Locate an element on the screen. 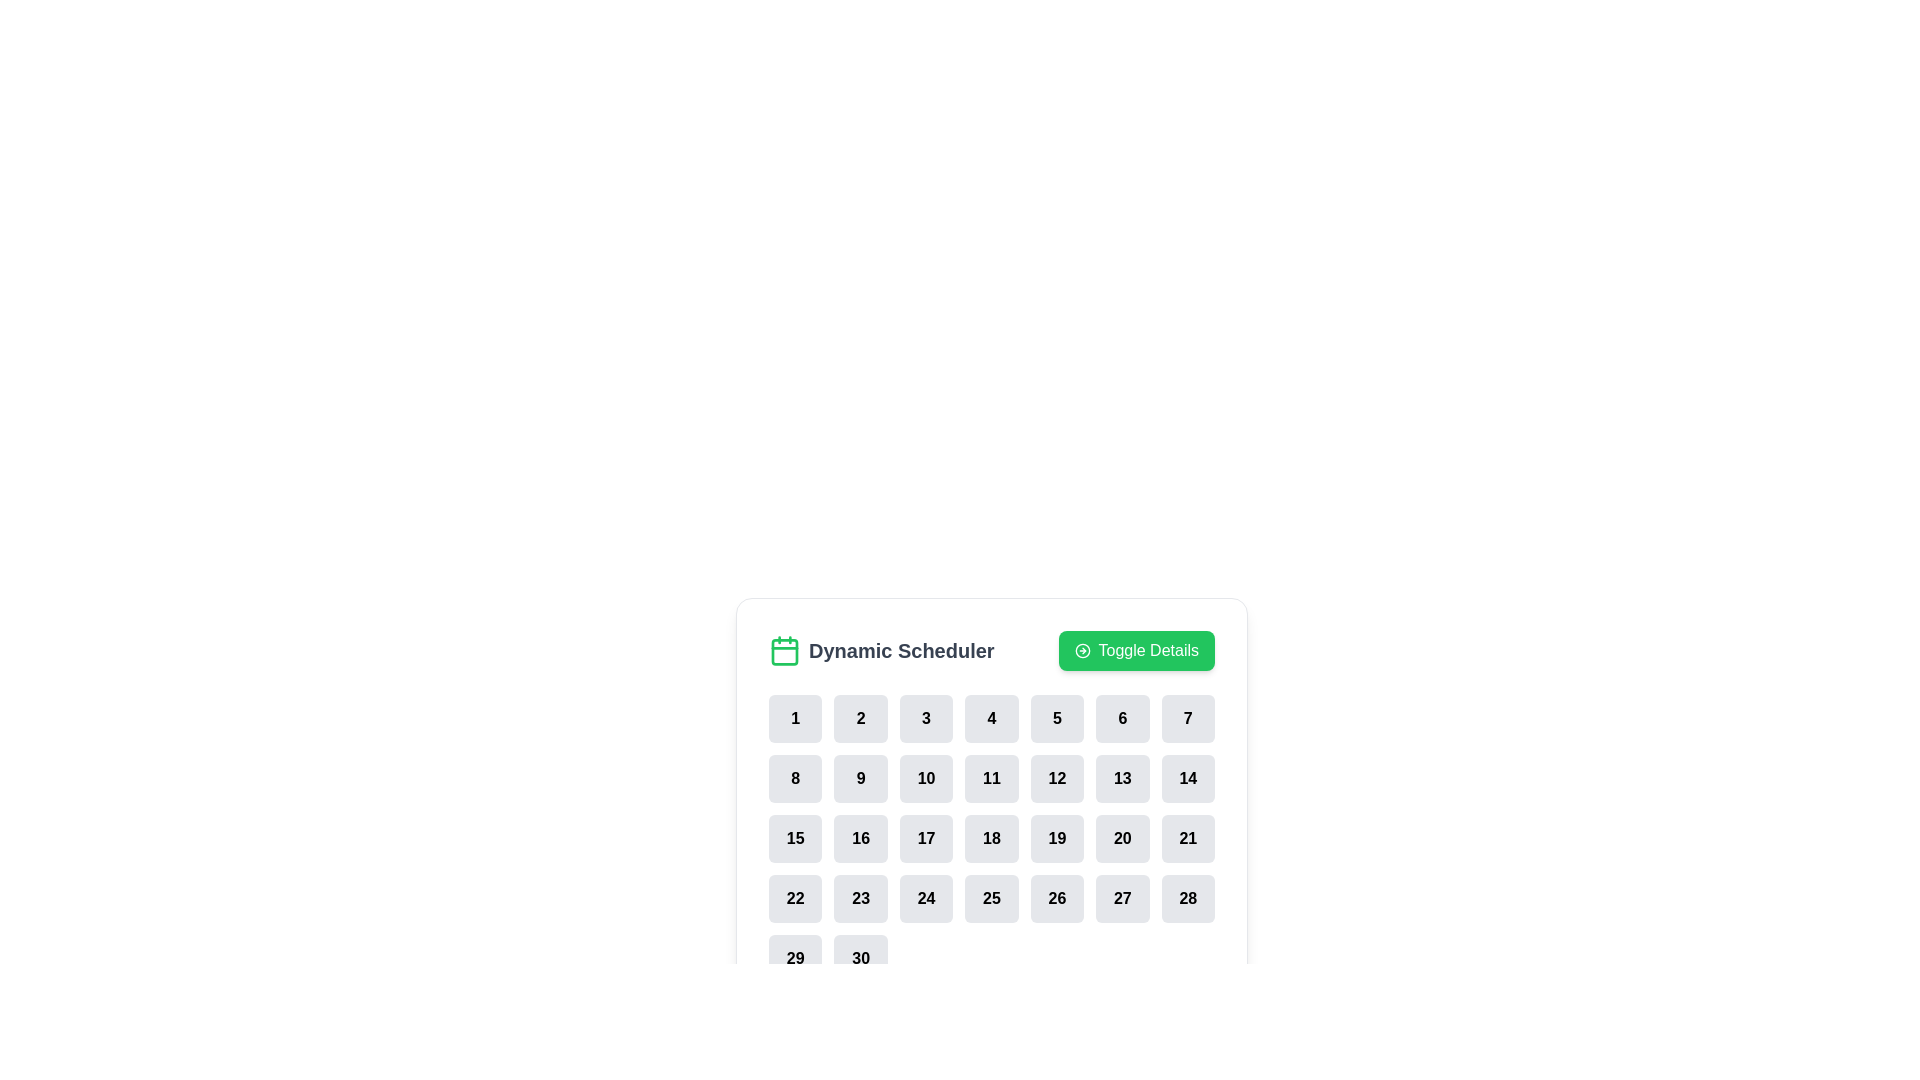 This screenshot has width=1920, height=1080. the button representing the day or item numbered '10' in the second row, third column of the grid layout in the 'Dynamic Scheduler' interface is located at coordinates (925, 778).